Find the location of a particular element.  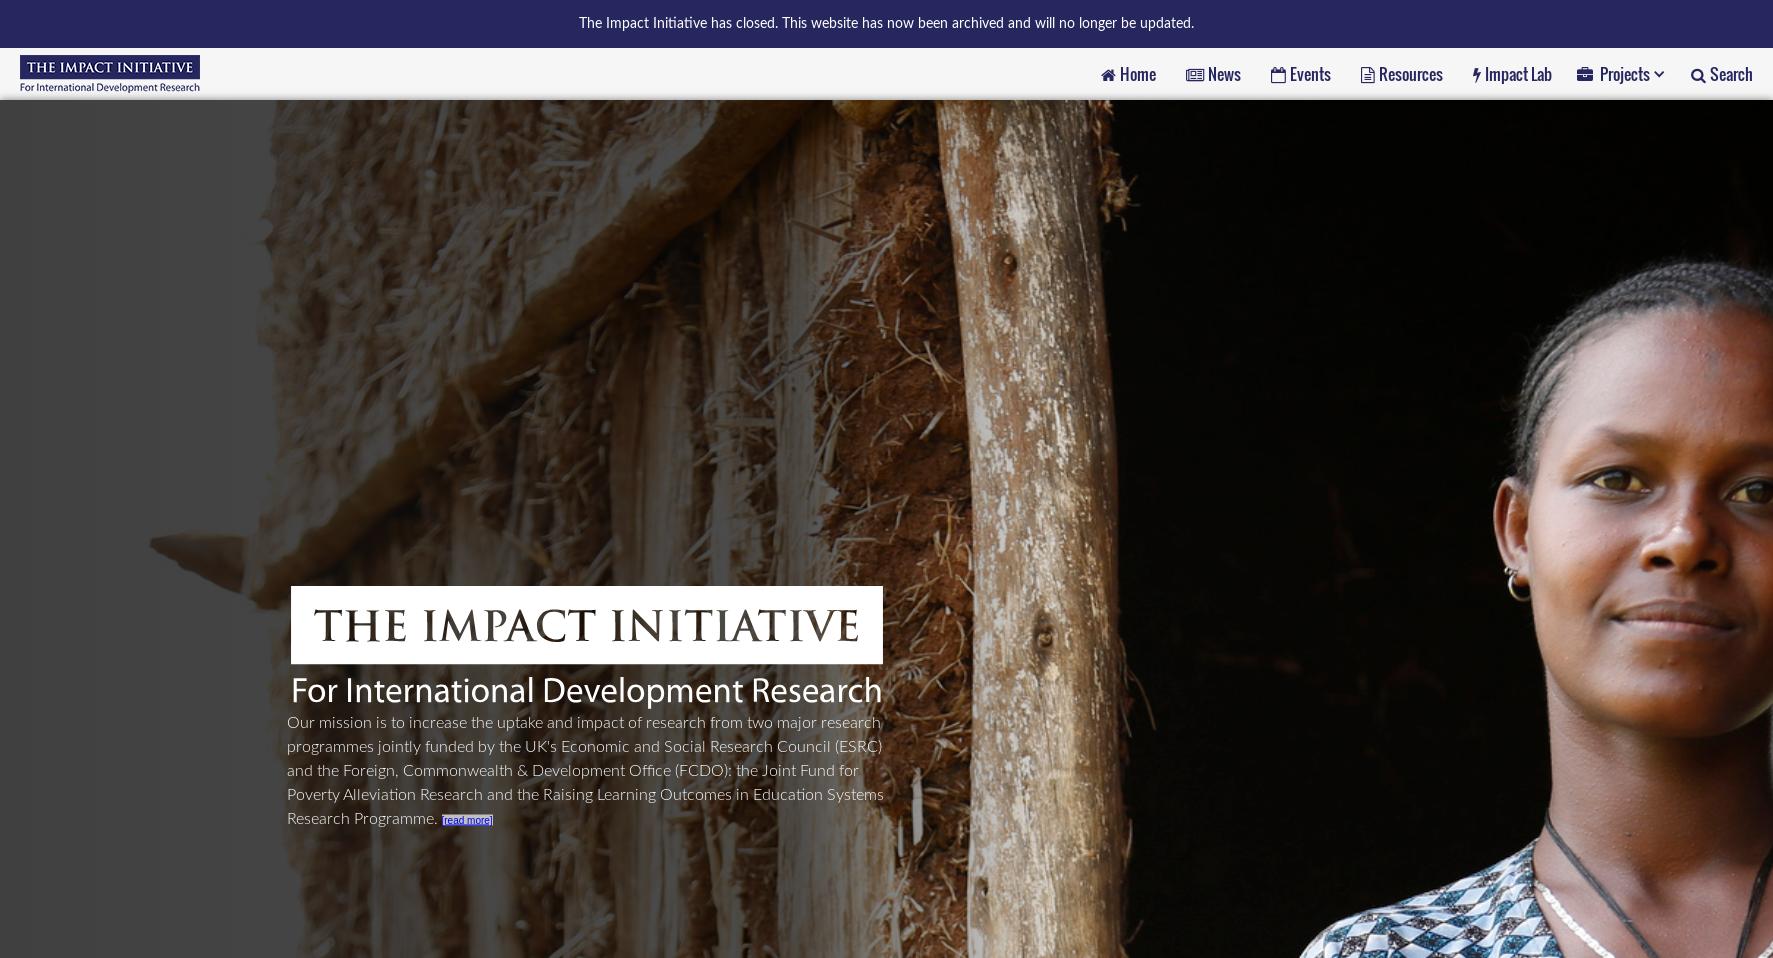

'News' is located at coordinates (1223, 71).